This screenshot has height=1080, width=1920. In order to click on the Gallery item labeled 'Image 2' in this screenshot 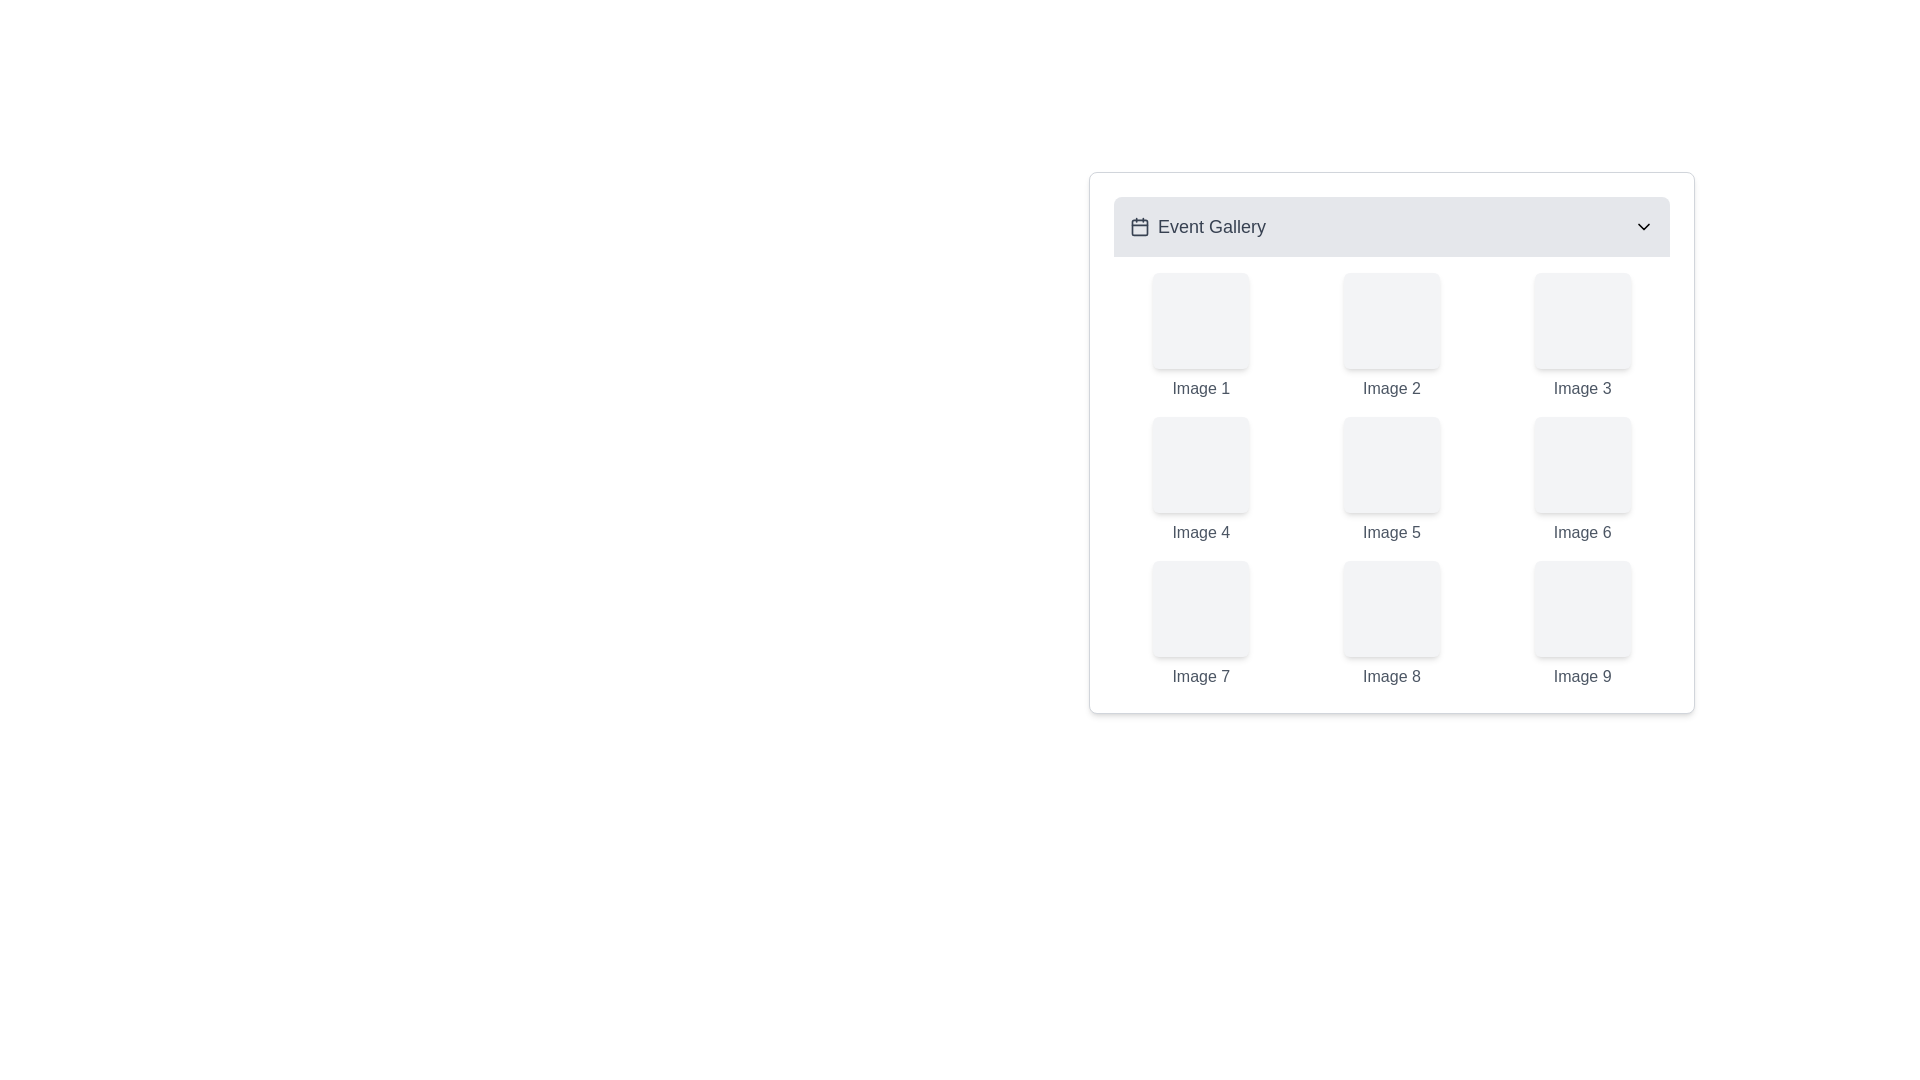, I will do `click(1391, 335)`.